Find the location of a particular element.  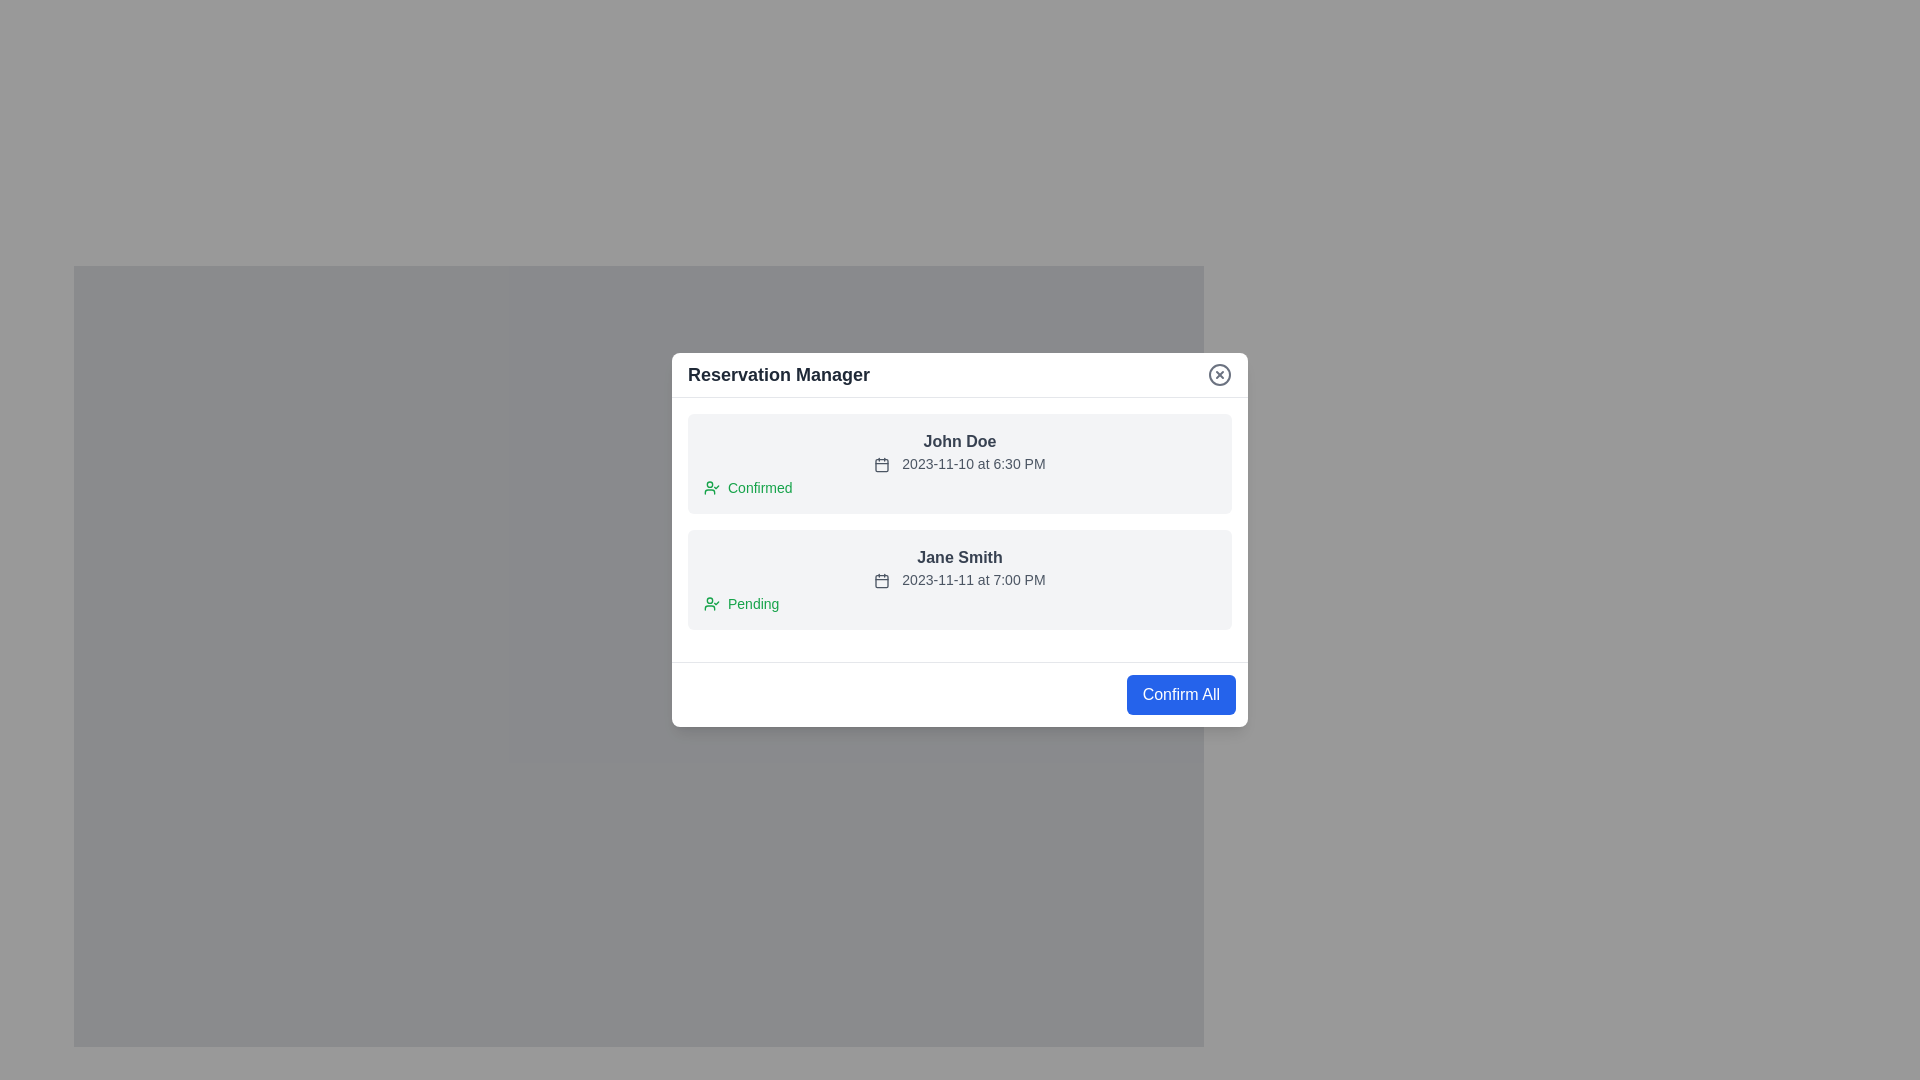

the user figure icon with a checkmark, styled in green, located to the left of the text 'Confirmed' for the entry corresponding to 'John Doe' is located at coordinates (711, 488).